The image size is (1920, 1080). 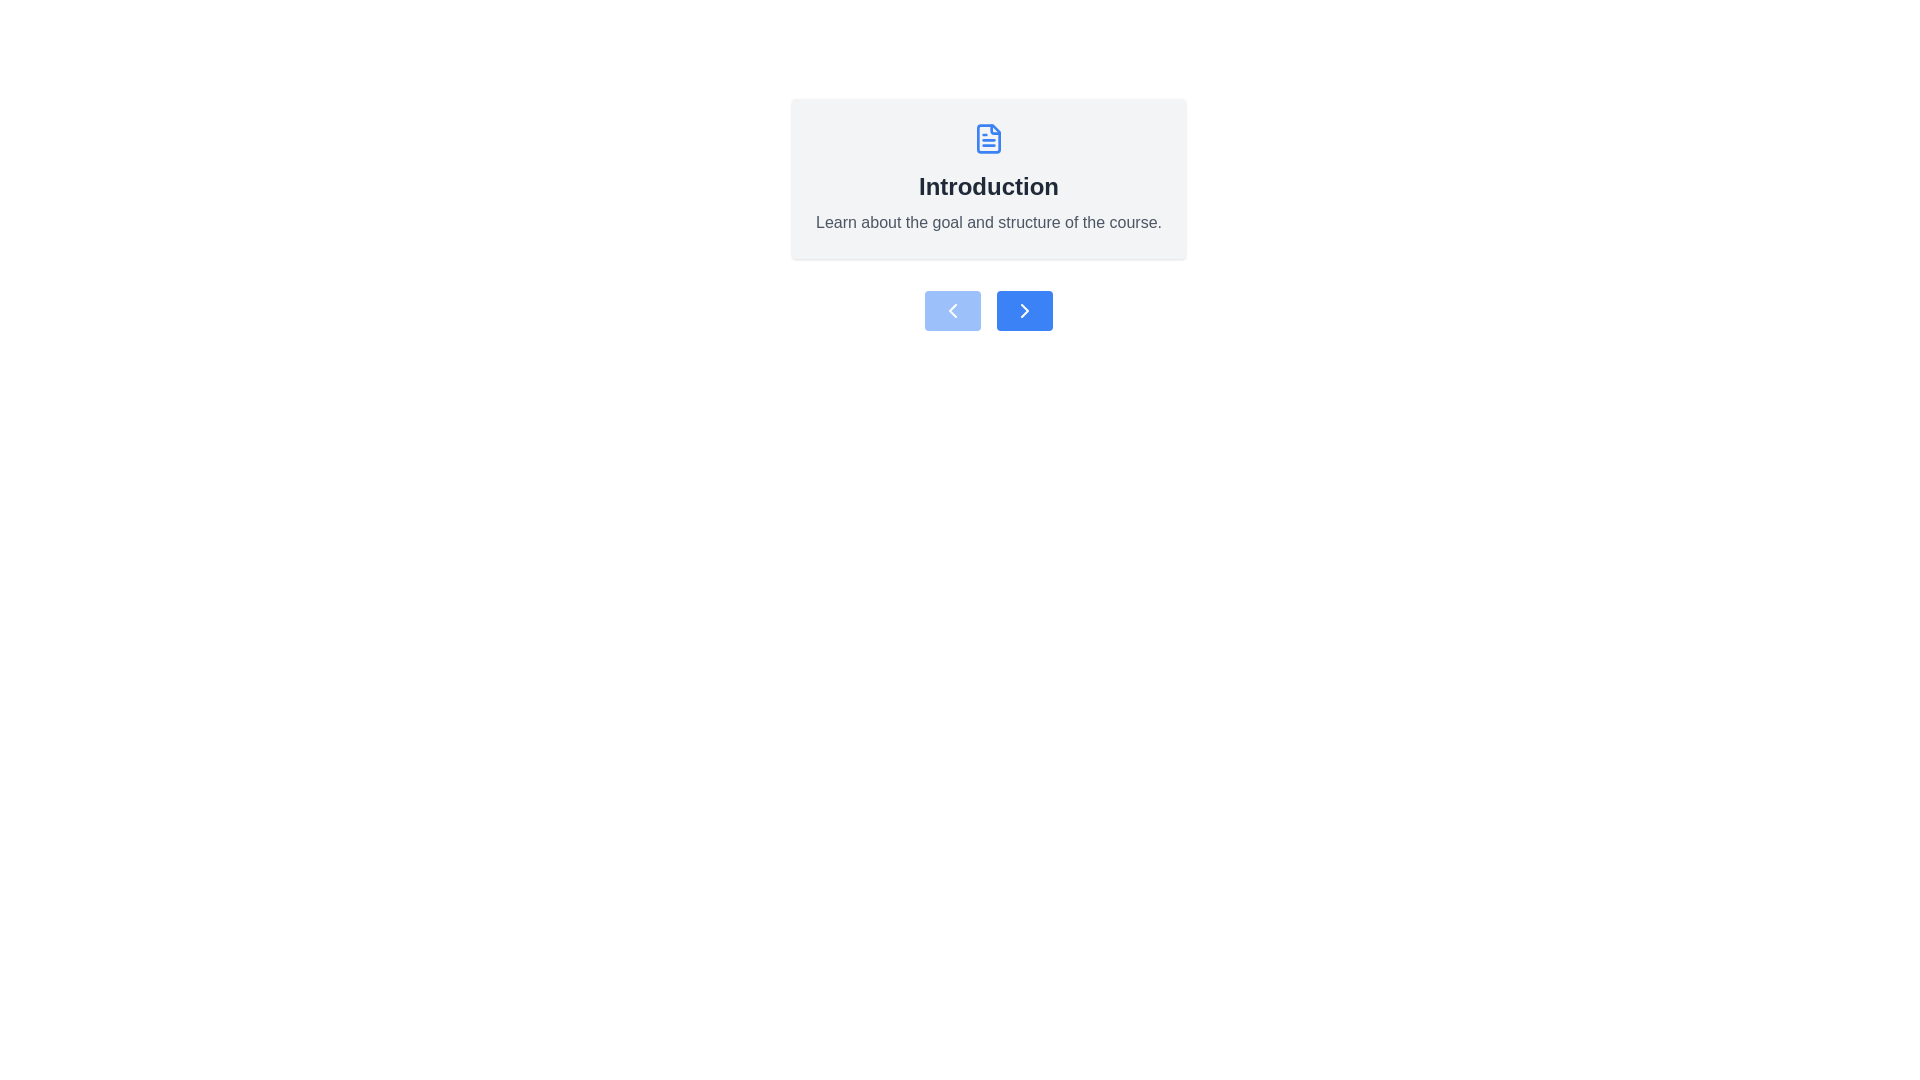 What do you see at coordinates (1025, 311) in the screenshot?
I see `the navigation icon located to the right of the blue rectangular button below the 'Introduction' section` at bounding box center [1025, 311].